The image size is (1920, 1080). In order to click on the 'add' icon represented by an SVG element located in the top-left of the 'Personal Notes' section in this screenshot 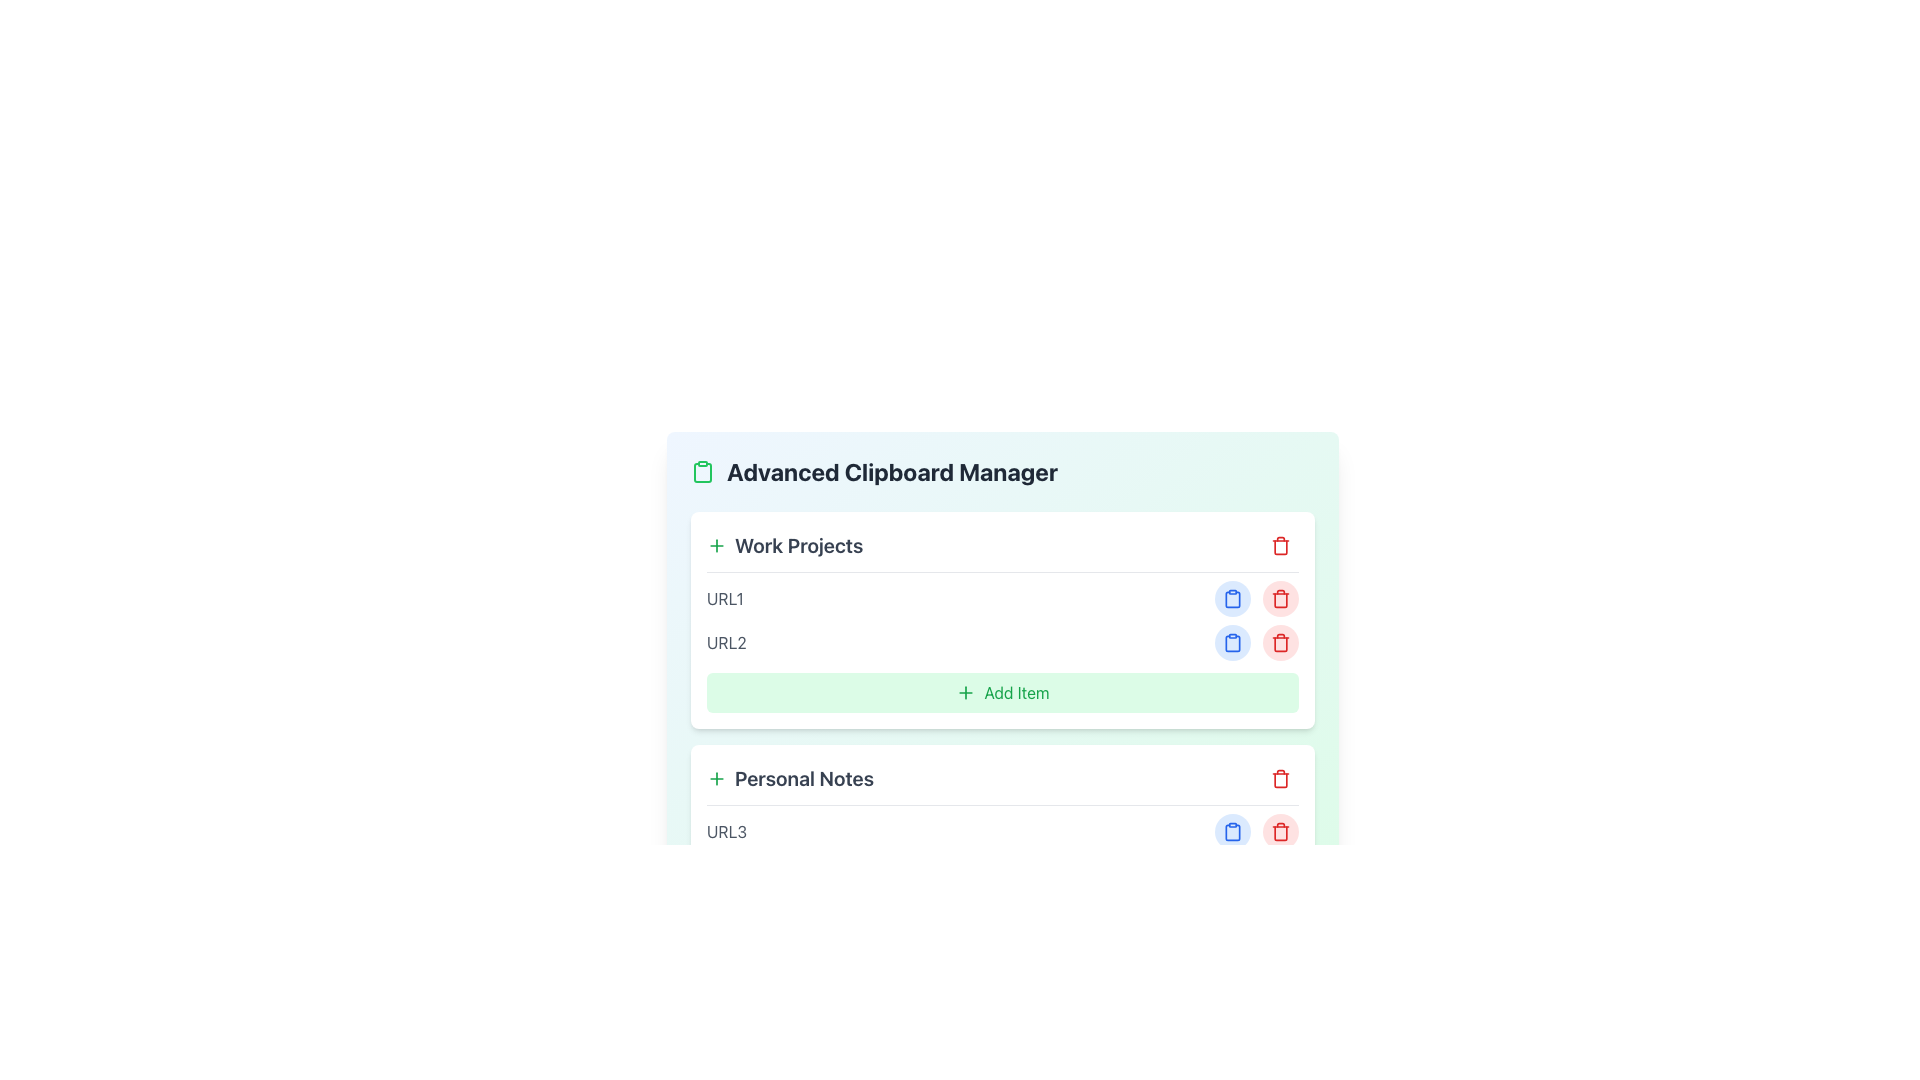, I will do `click(716, 778)`.